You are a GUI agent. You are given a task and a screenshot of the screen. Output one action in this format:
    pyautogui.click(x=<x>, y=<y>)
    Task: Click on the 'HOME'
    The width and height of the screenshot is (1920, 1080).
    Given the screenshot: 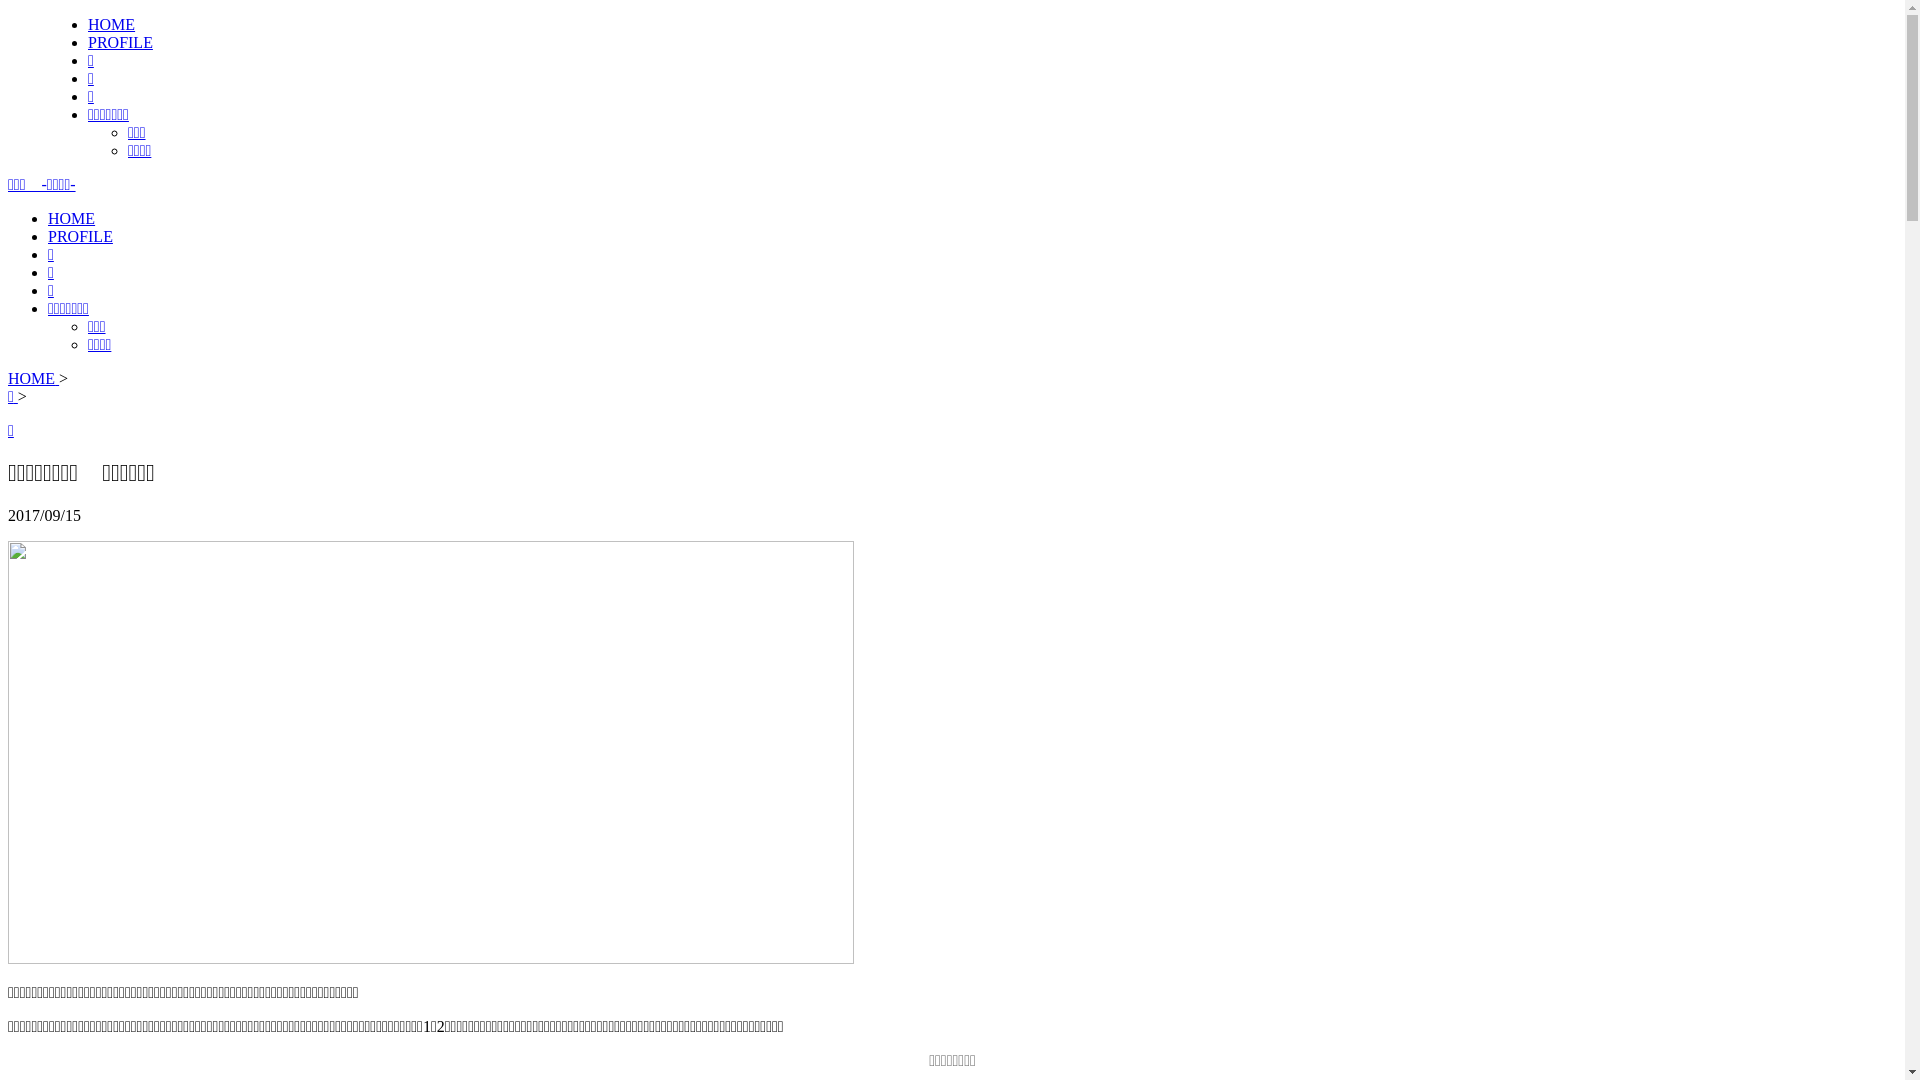 What is the action you would take?
    pyautogui.click(x=71, y=218)
    